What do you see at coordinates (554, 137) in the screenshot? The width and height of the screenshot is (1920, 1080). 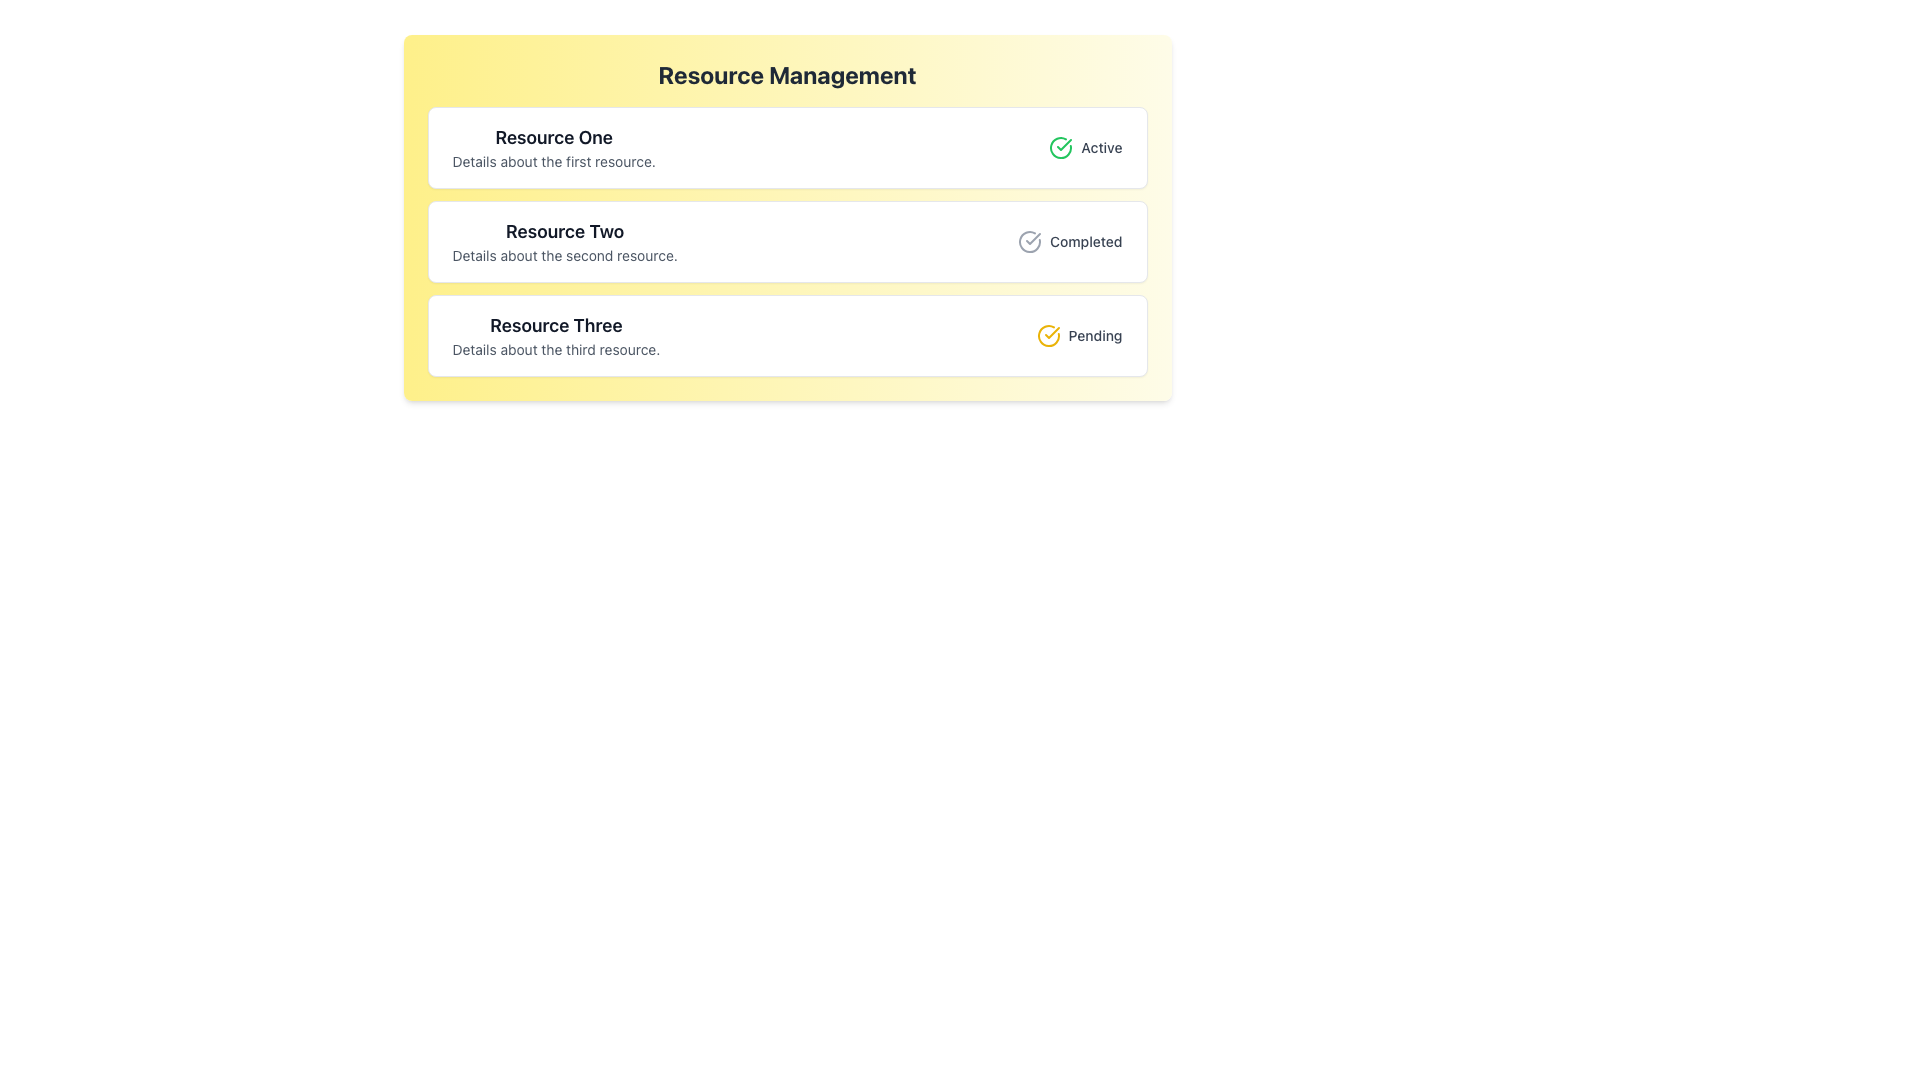 I see `text content of the 'Resource One' text label, which is styled with a bold and large font and located within a white card against a yellow background` at bounding box center [554, 137].